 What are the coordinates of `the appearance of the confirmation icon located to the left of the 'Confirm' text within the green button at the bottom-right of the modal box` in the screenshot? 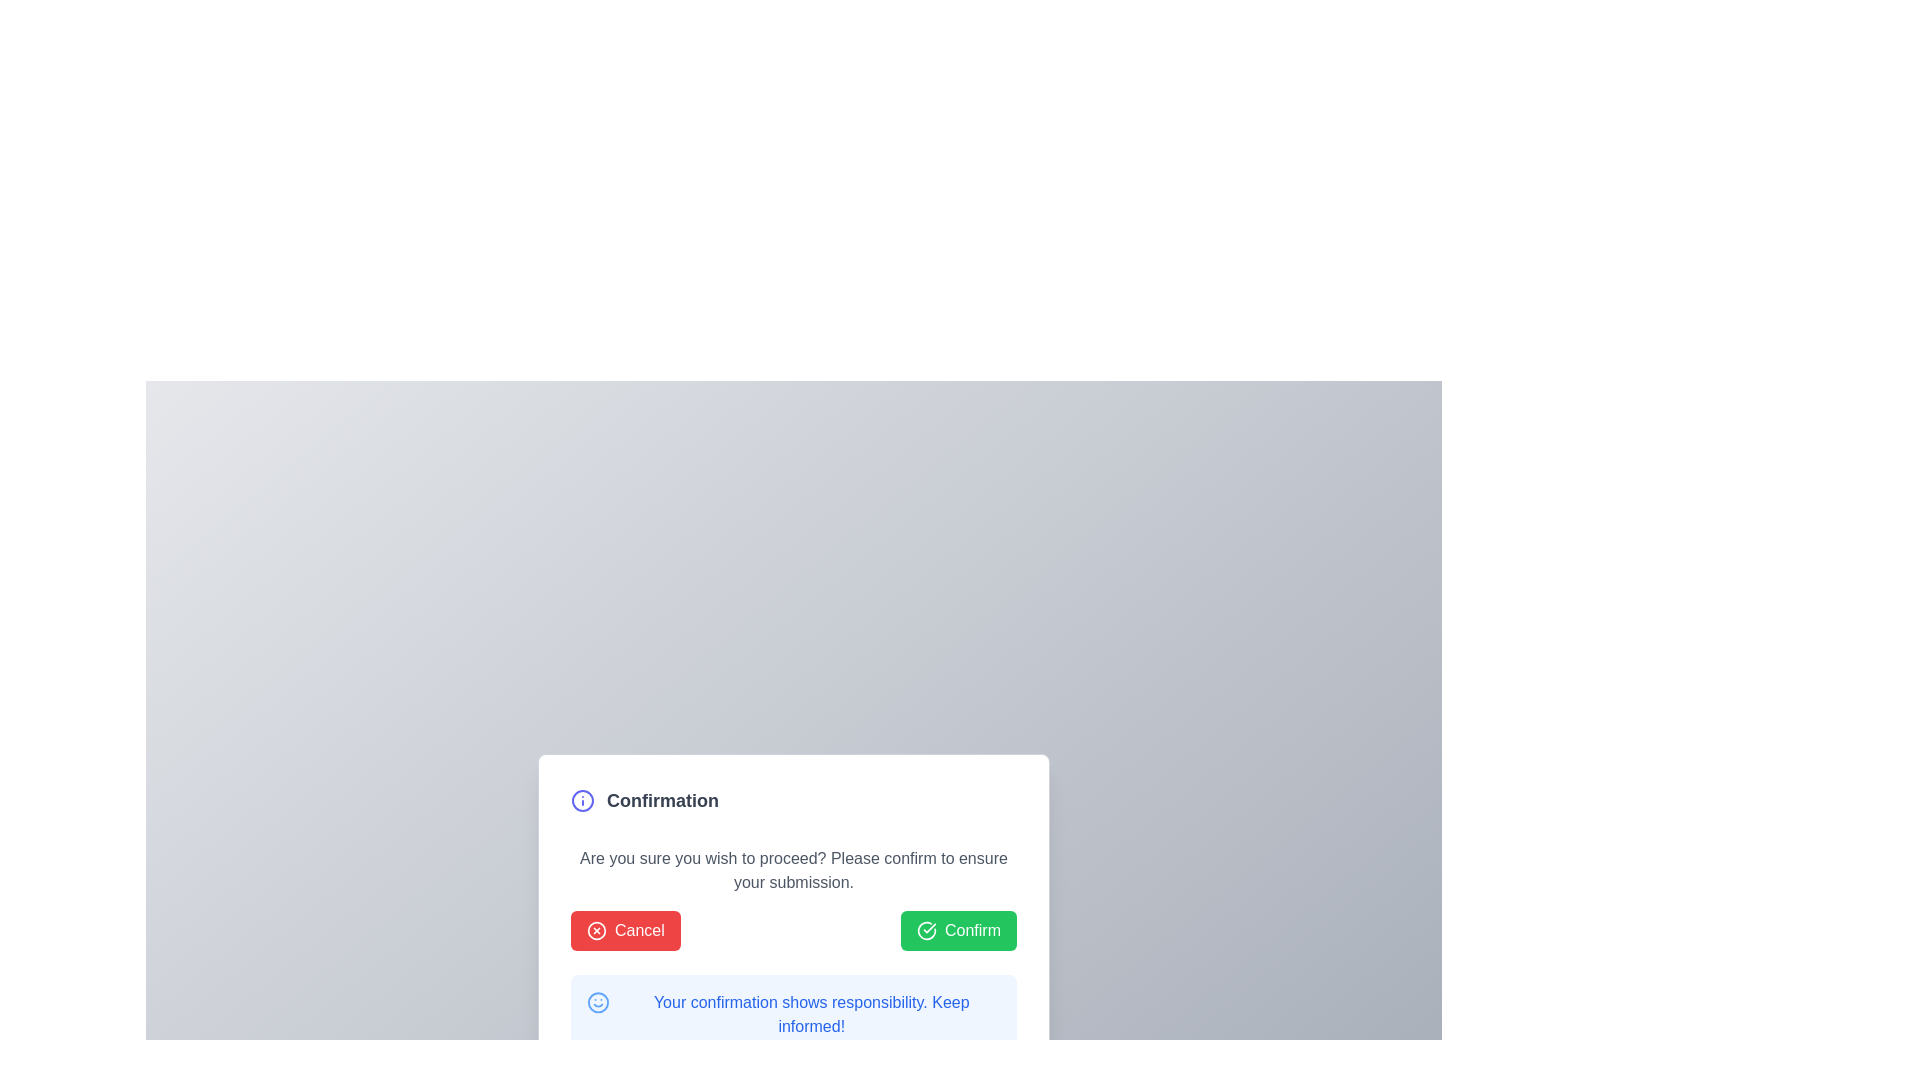 It's located at (925, 930).